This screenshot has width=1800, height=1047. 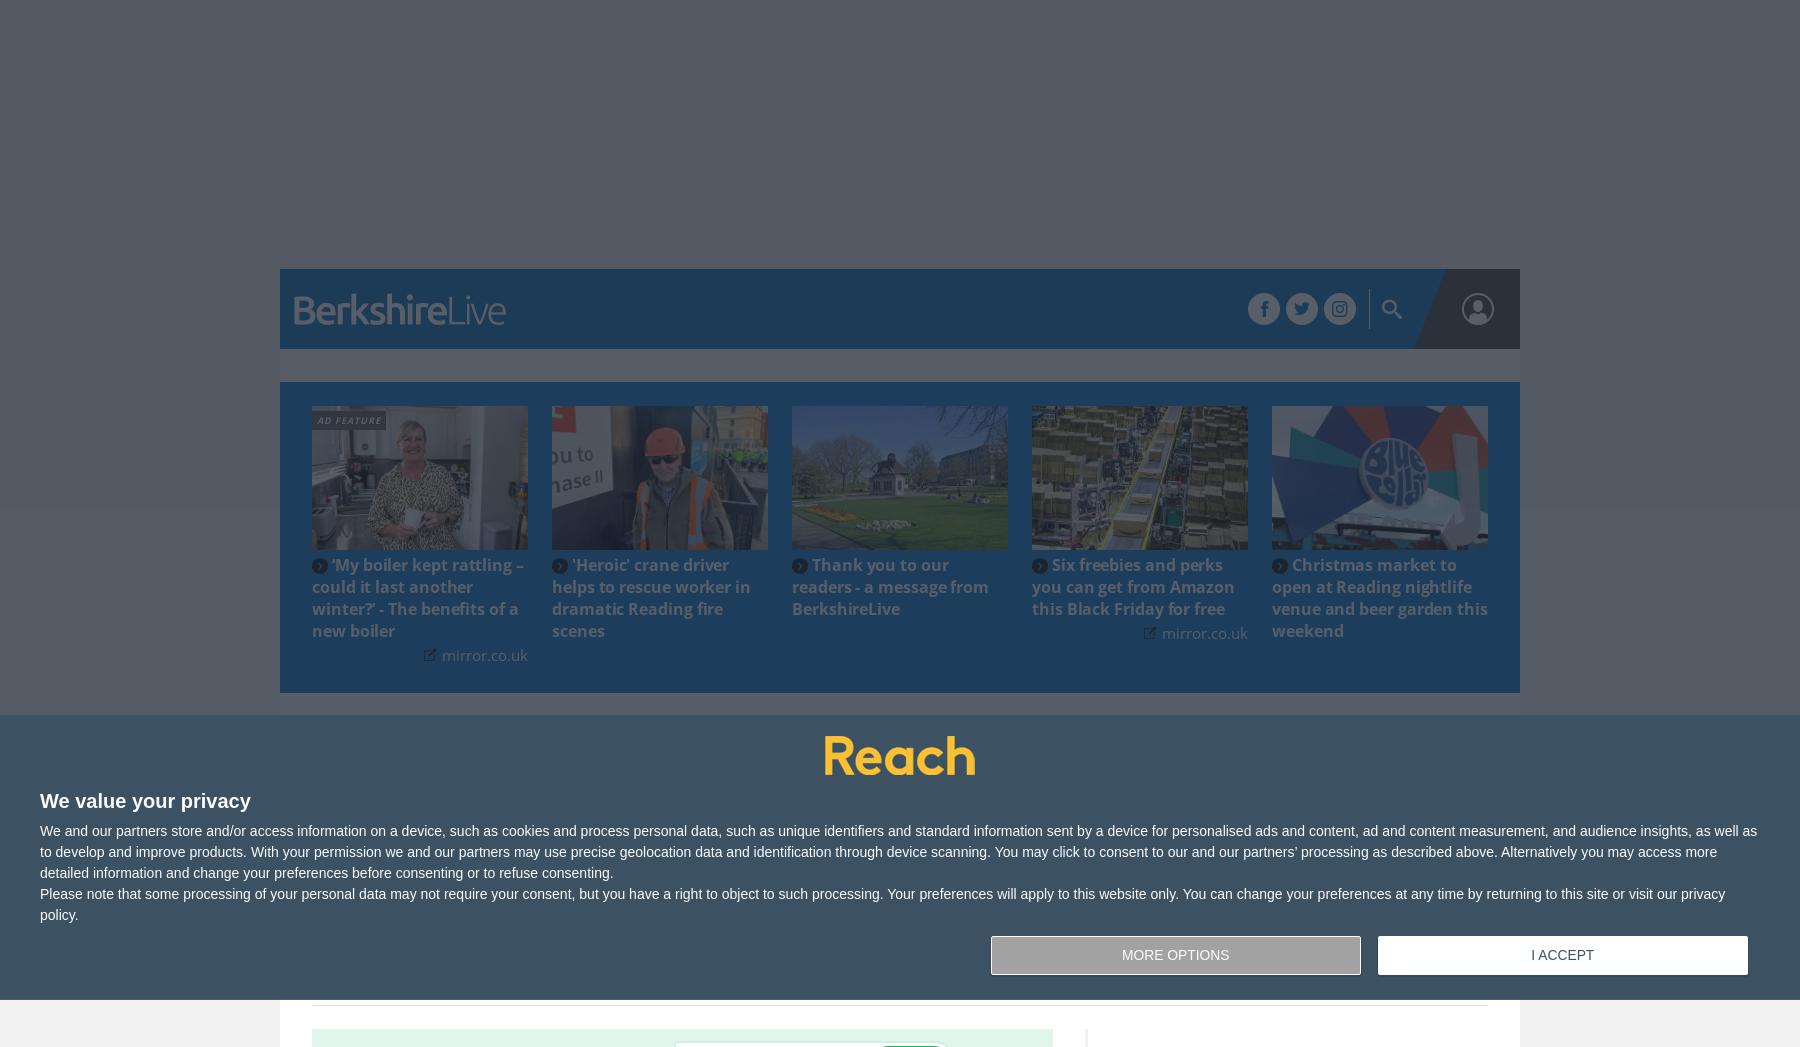 What do you see at coordinates (1378, 595) in the screenshot?
I see `'Christmas market to open at Reading nightlife venue and beer garden this weekend'` at bounding box center [1378, 595].